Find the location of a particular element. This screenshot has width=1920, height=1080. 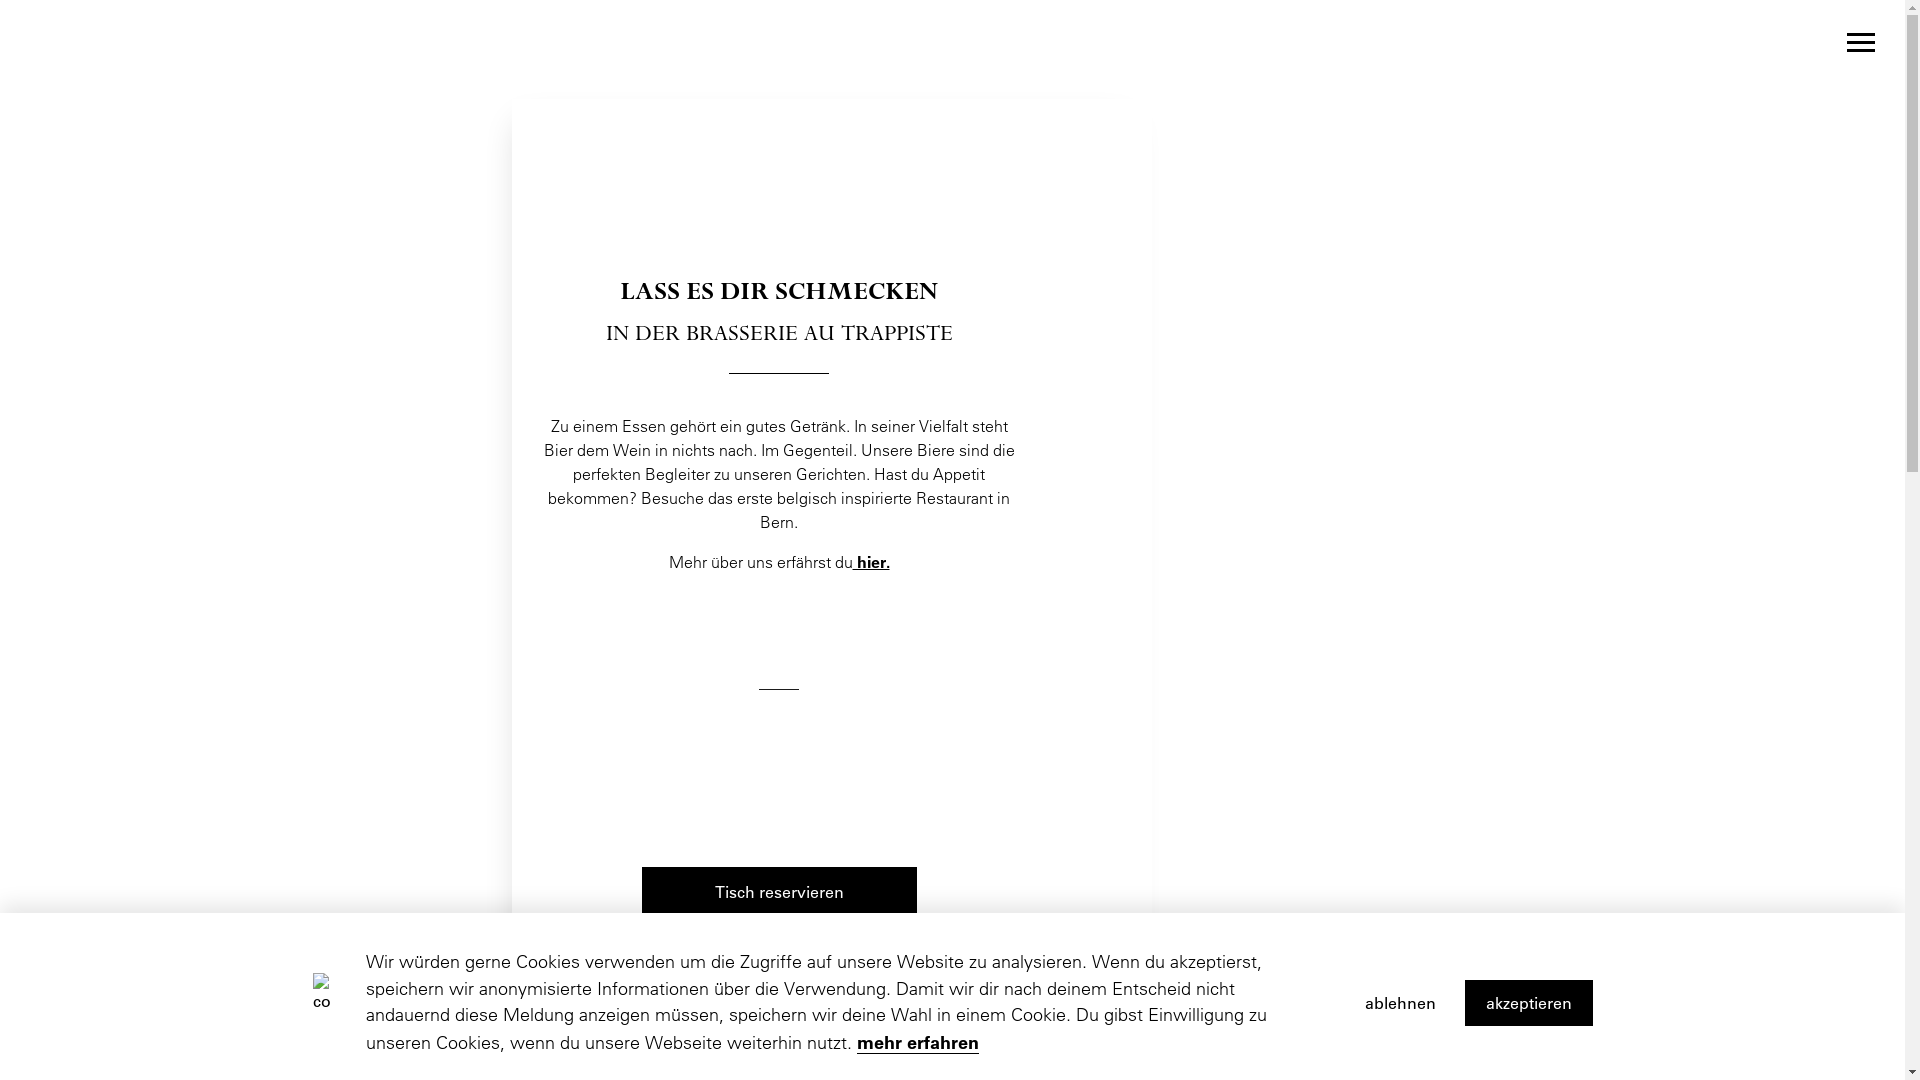

'akzeptieren' is located at coordinates (1526, 1002).